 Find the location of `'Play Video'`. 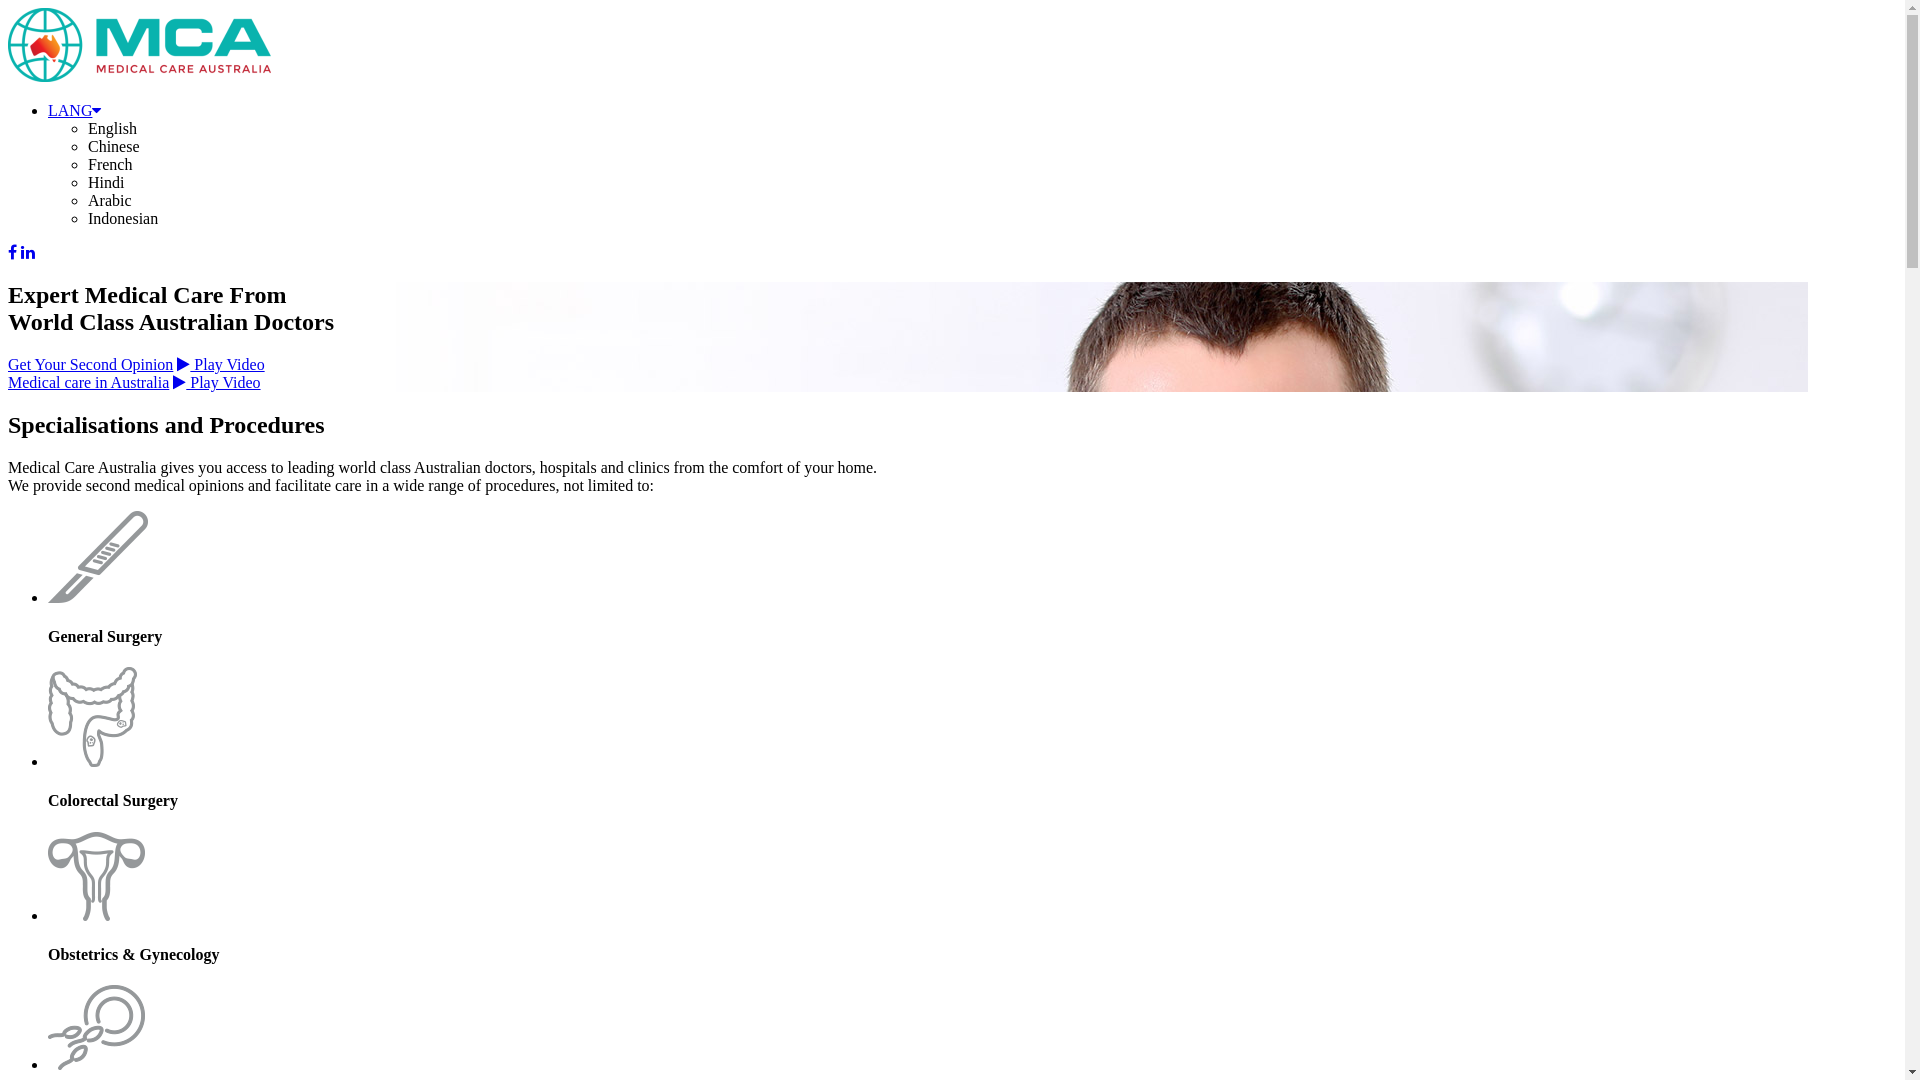

'Play Video' is located at coordinates (220, 364).